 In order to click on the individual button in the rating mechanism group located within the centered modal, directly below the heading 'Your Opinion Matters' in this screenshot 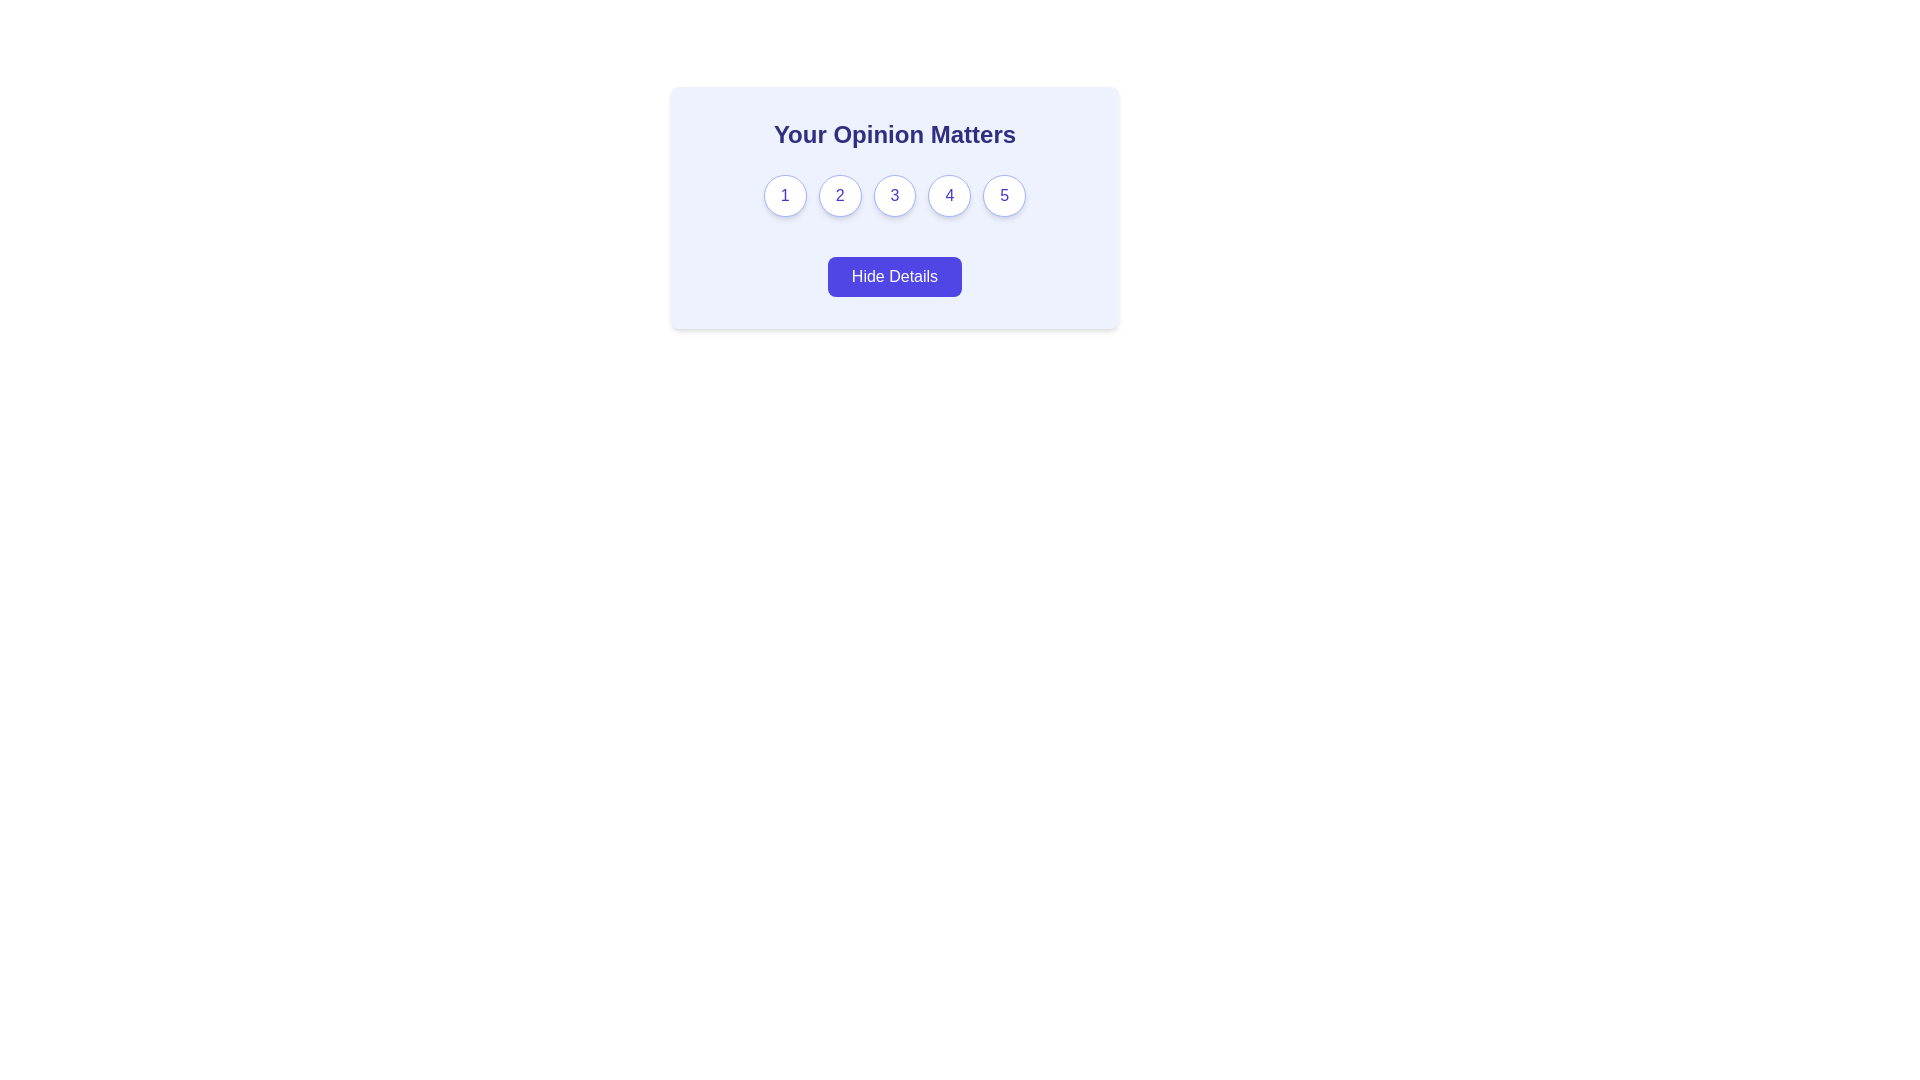, I will do `click(893, 196)`.